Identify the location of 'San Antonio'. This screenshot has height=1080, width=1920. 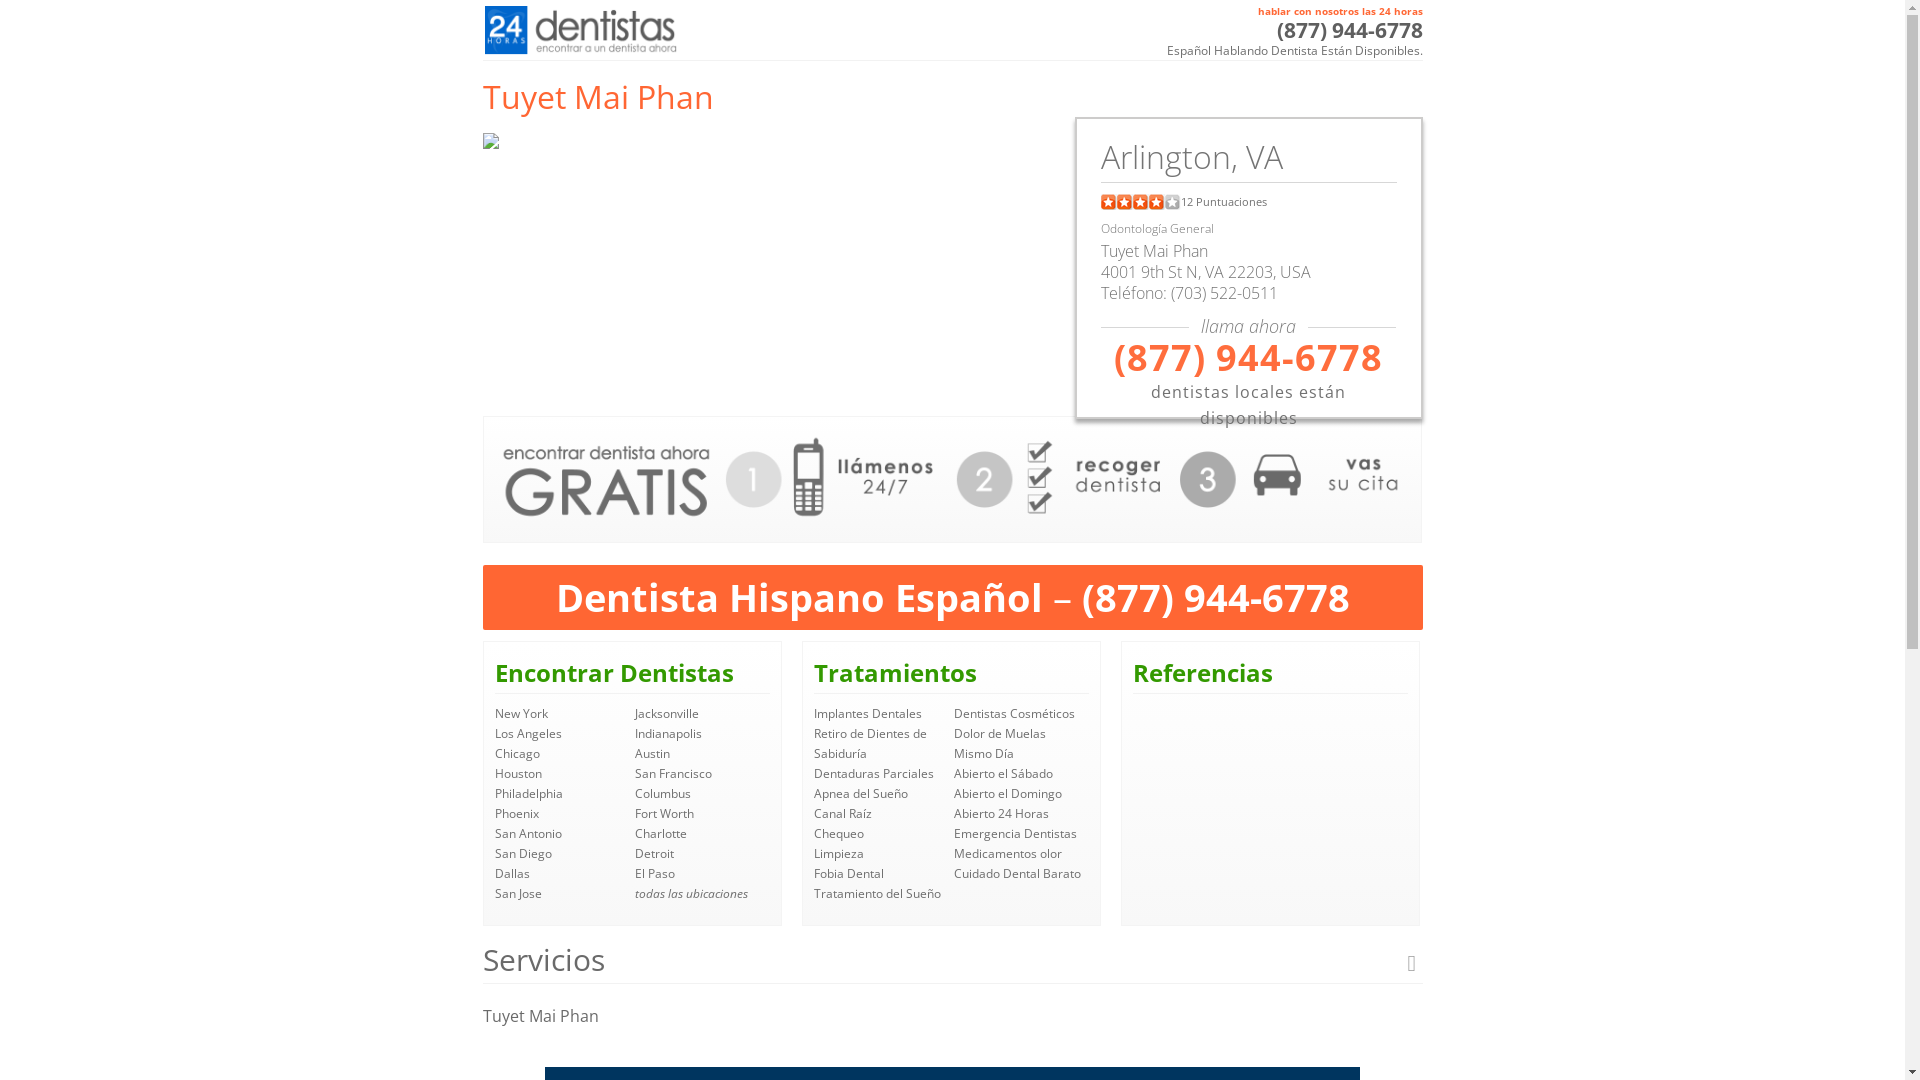
(494, 833).